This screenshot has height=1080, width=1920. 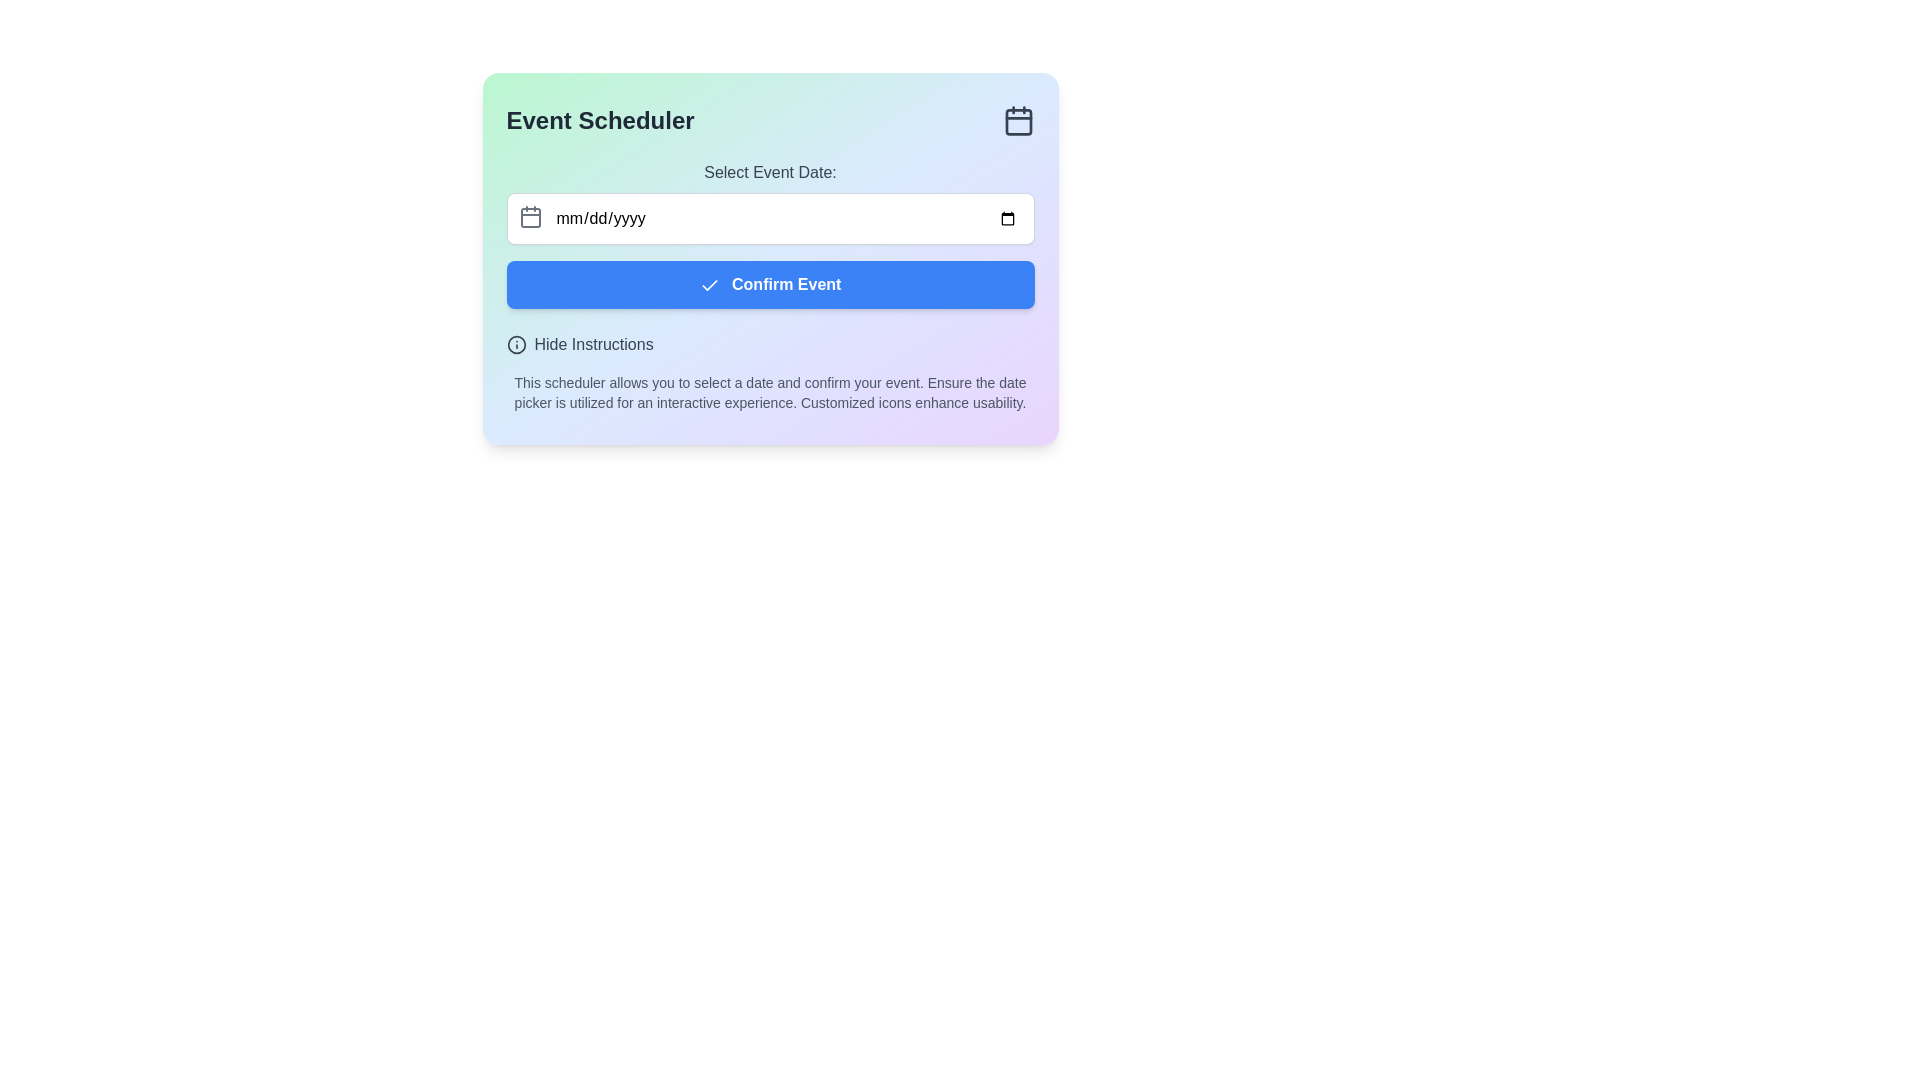 I want to click on the graphical shape that is part of the calendar icon located in the top-right corner of the scheduling interface, so click(x=1018, y=122).